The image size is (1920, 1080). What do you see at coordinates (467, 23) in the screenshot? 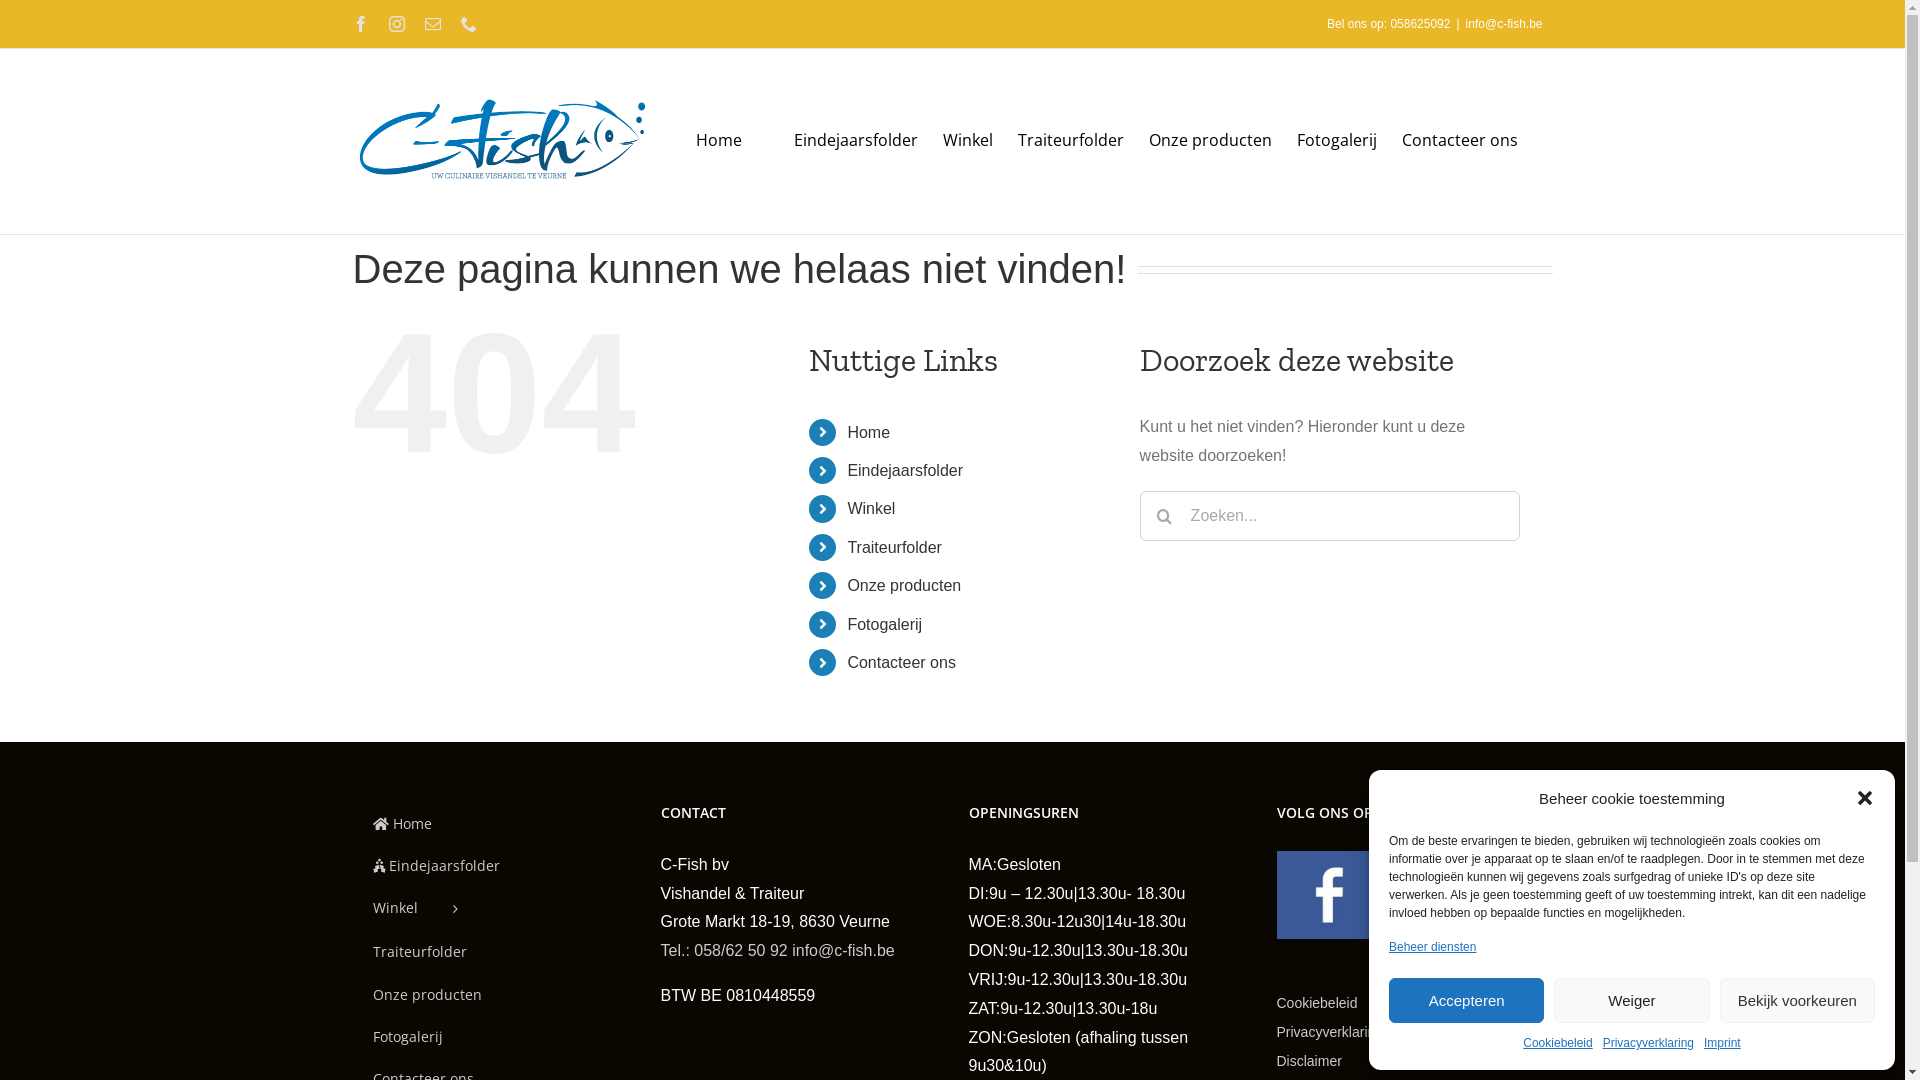
I see `'Phone'` at bounding box center [467, 23].